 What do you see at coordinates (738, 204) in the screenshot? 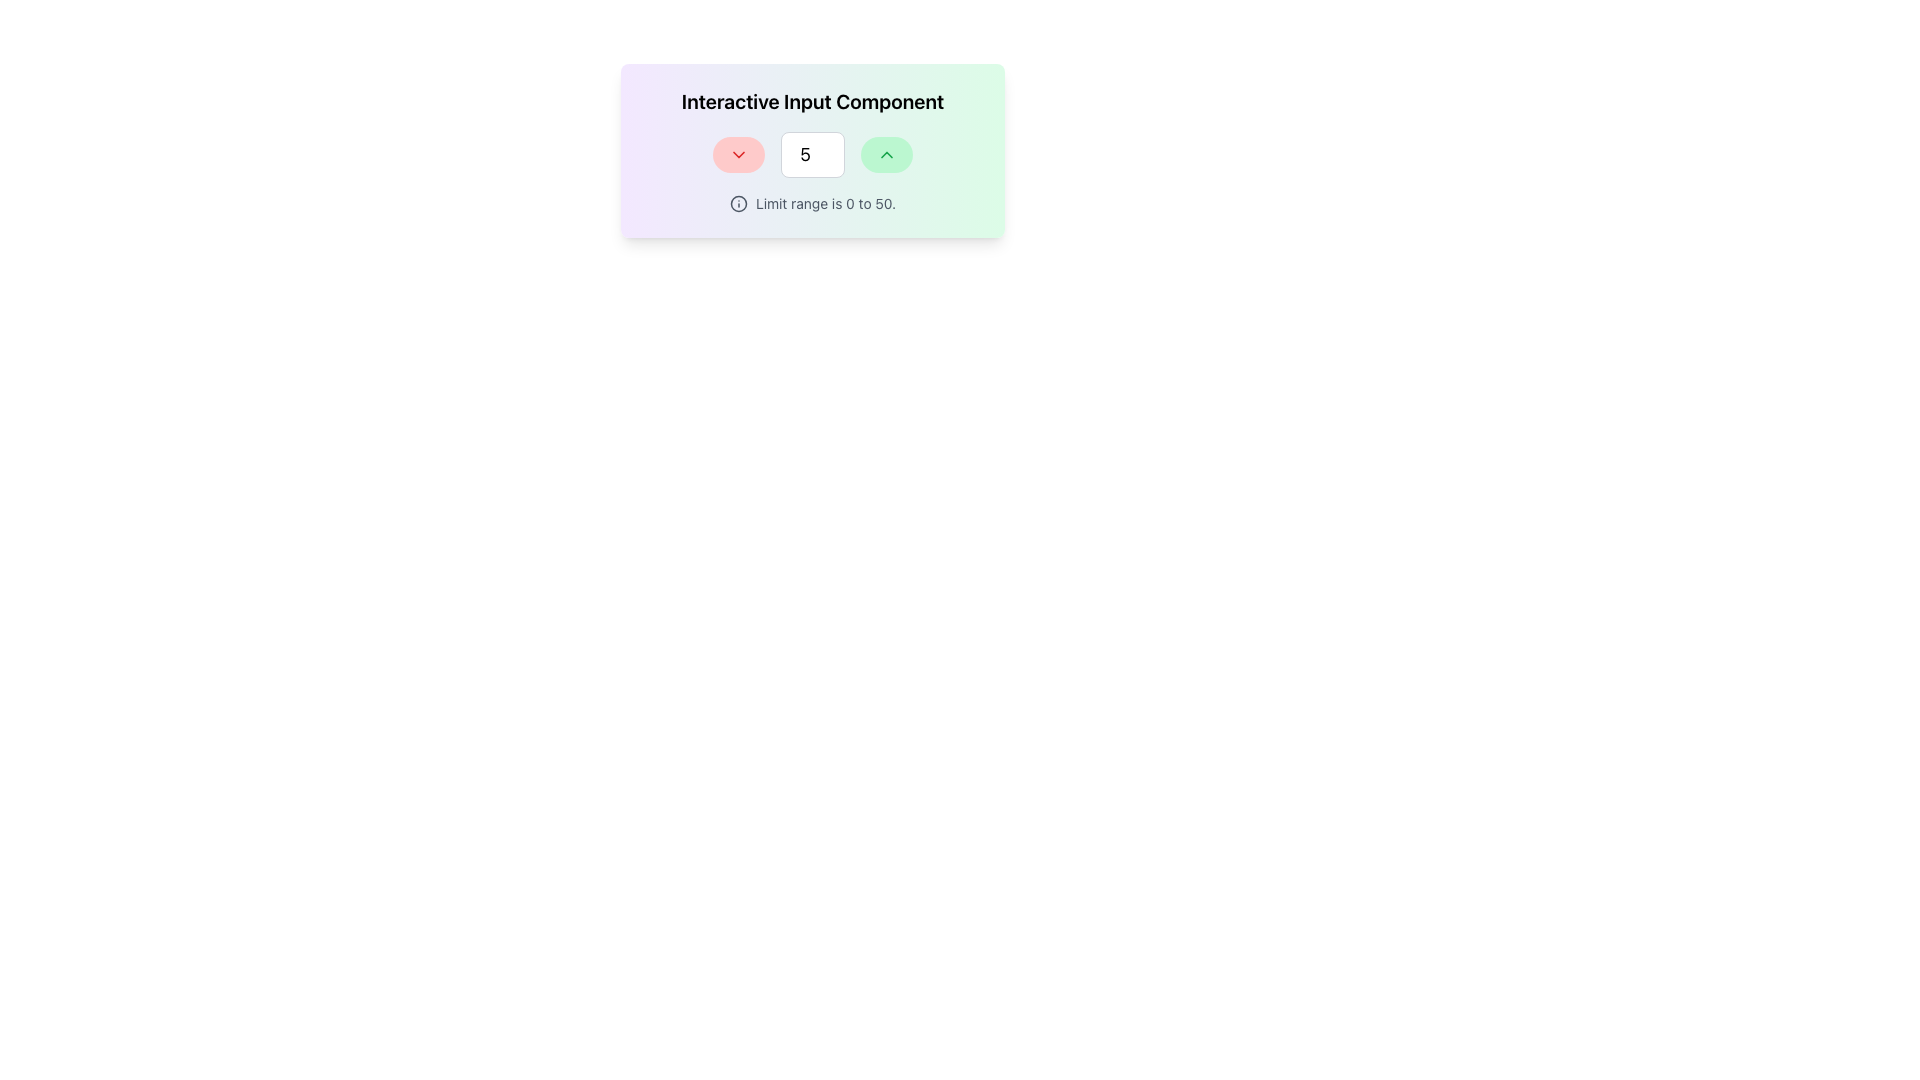
I see `the circular part of the information icon within the SVG graphic located at the bottom-left corner of the message box` at bounding box center [738, 204].